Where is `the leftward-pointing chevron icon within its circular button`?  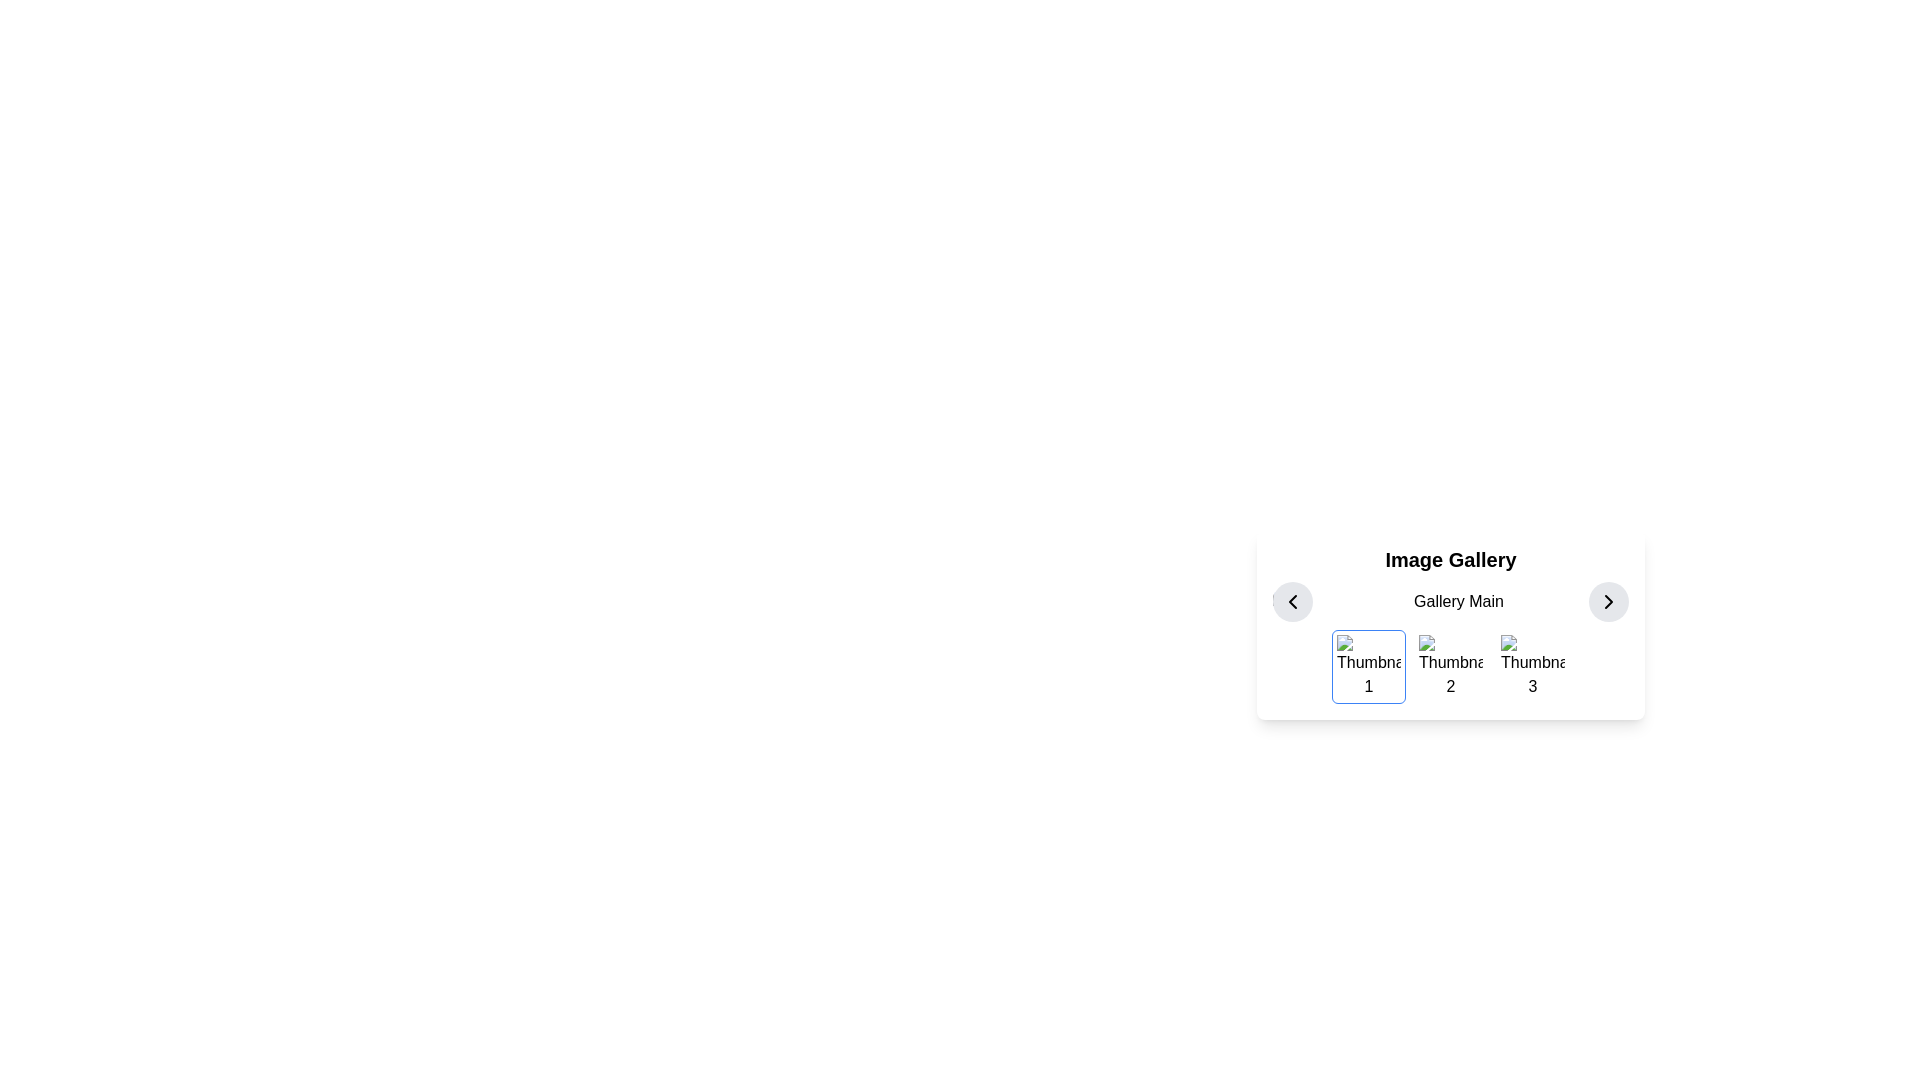
the leftward-pointing chevron icon within its circular button is located at coordinates (1292, 600).